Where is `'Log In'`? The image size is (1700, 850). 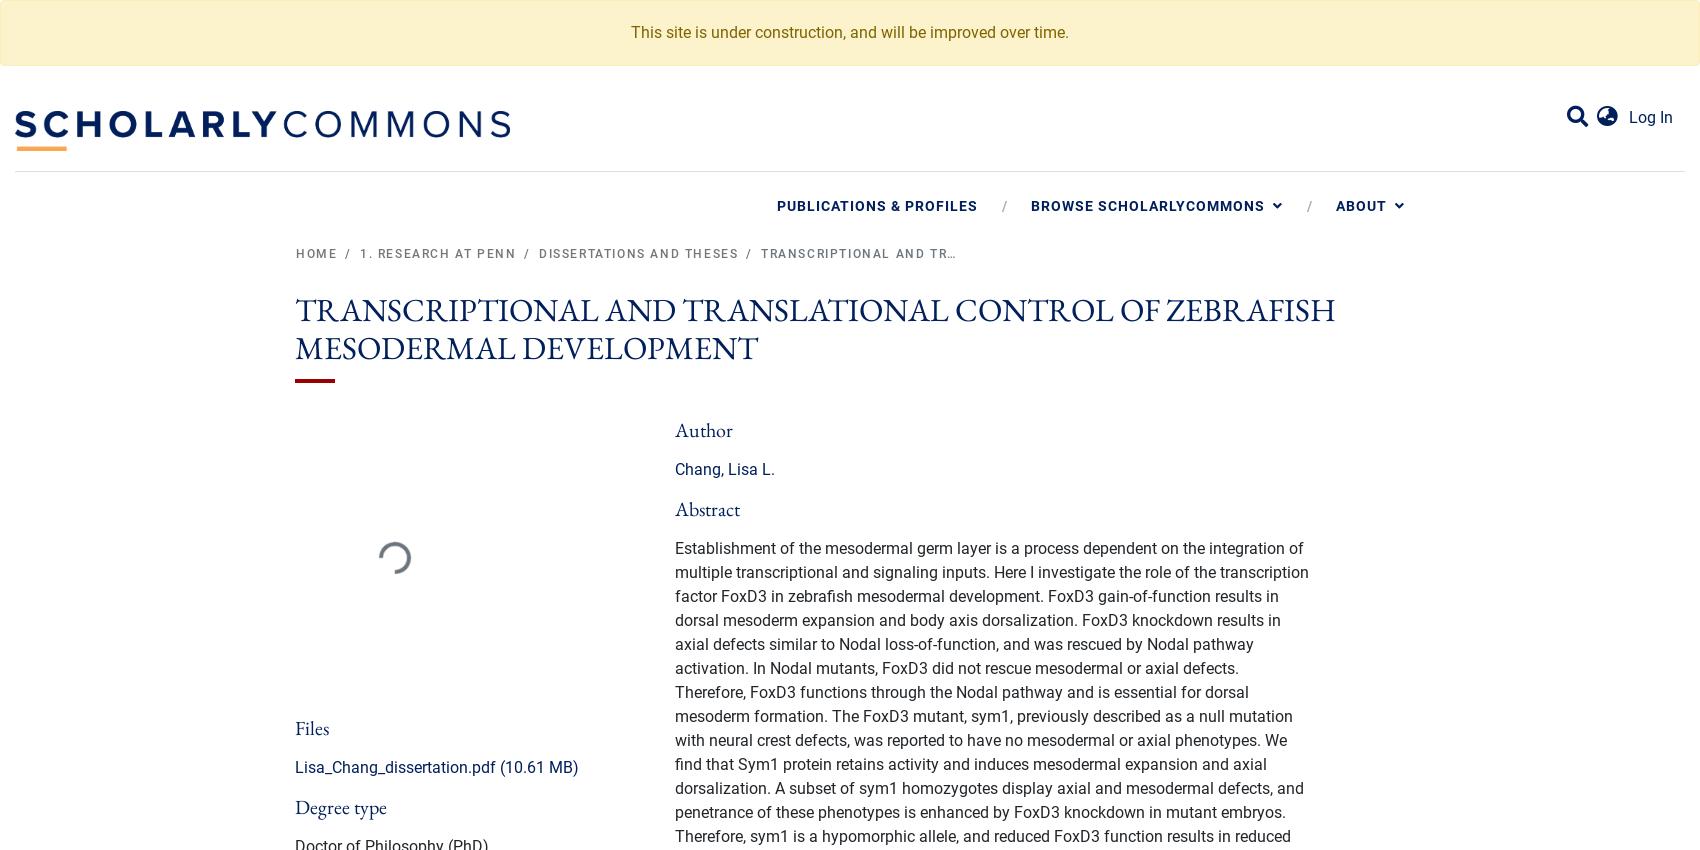
'Log In' is located at coordinates (1650, 116).